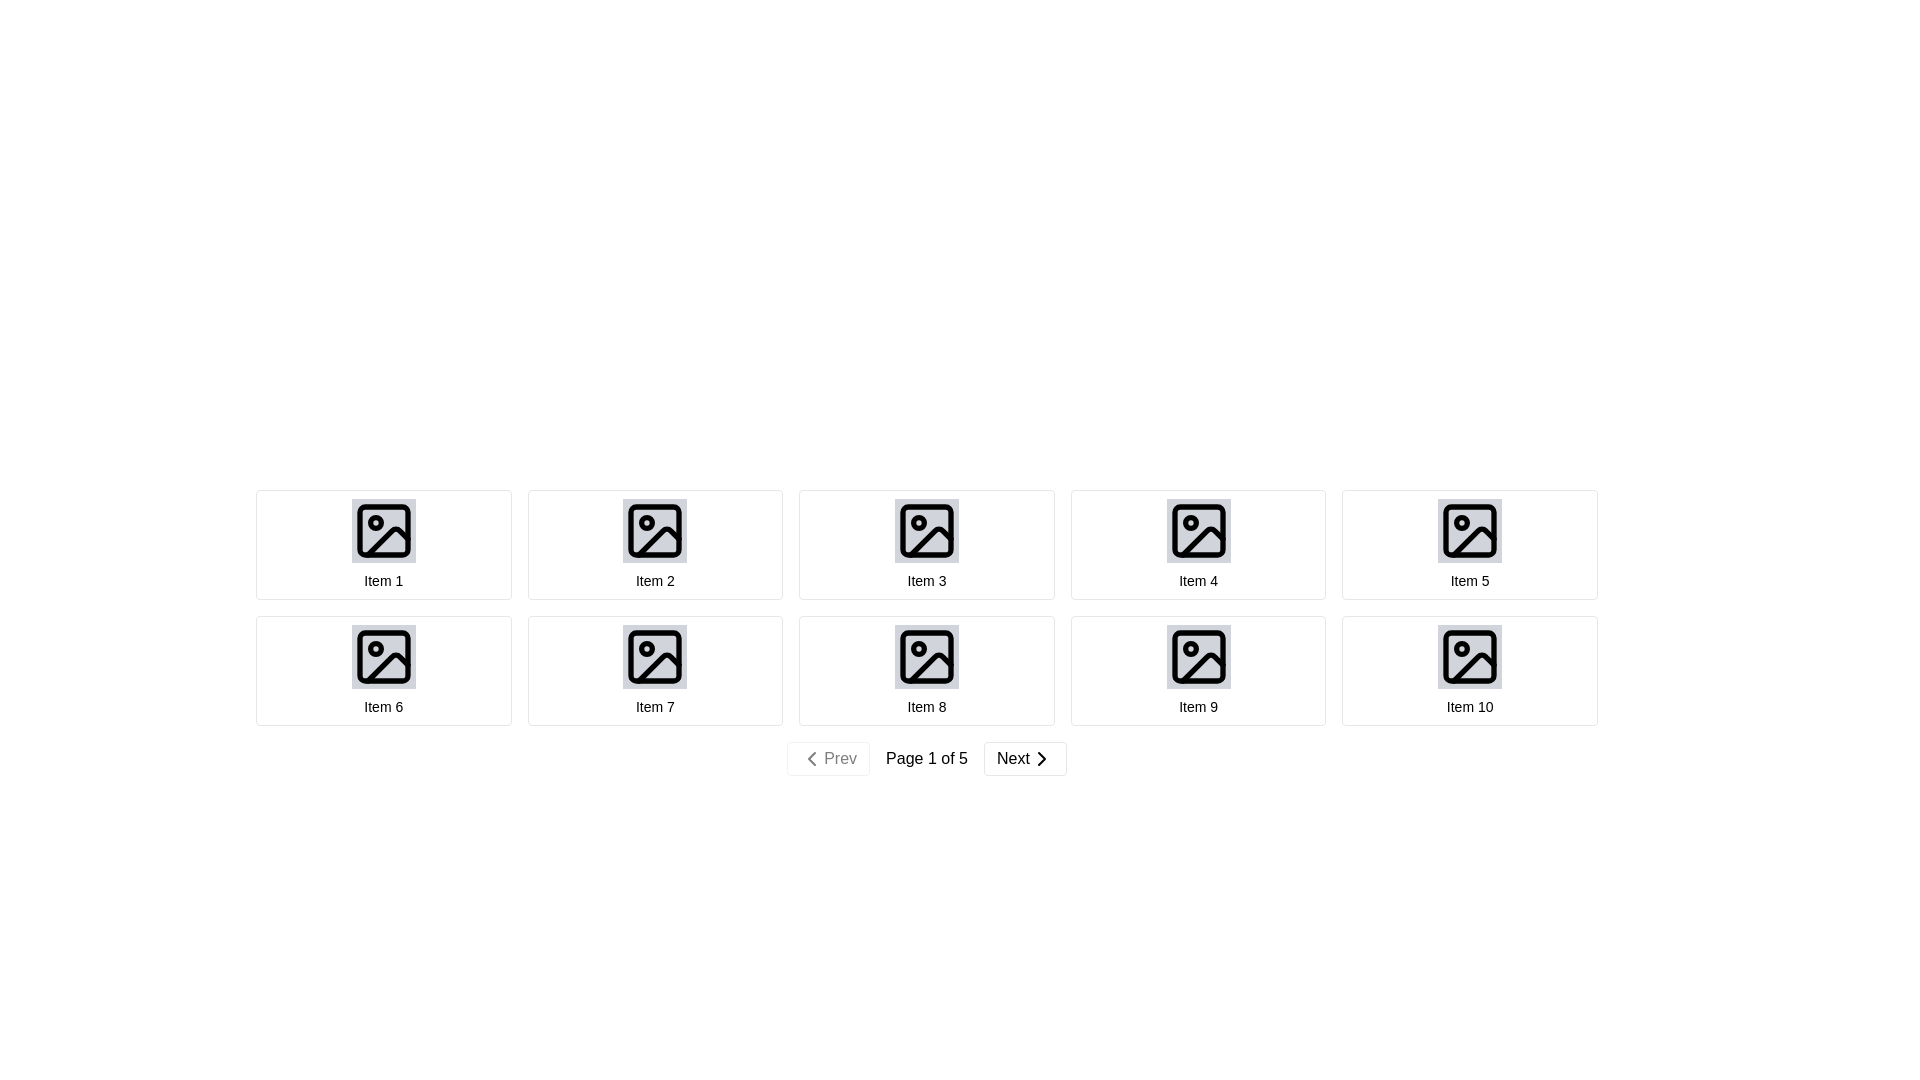 The height and width of the screenshot is (1080, 1920). I want to click on the small circular decorative graphic feature within the grayscale picture frame icon associated with 'Item 10', located in the top-right region of the icon, so click(1462, 648).